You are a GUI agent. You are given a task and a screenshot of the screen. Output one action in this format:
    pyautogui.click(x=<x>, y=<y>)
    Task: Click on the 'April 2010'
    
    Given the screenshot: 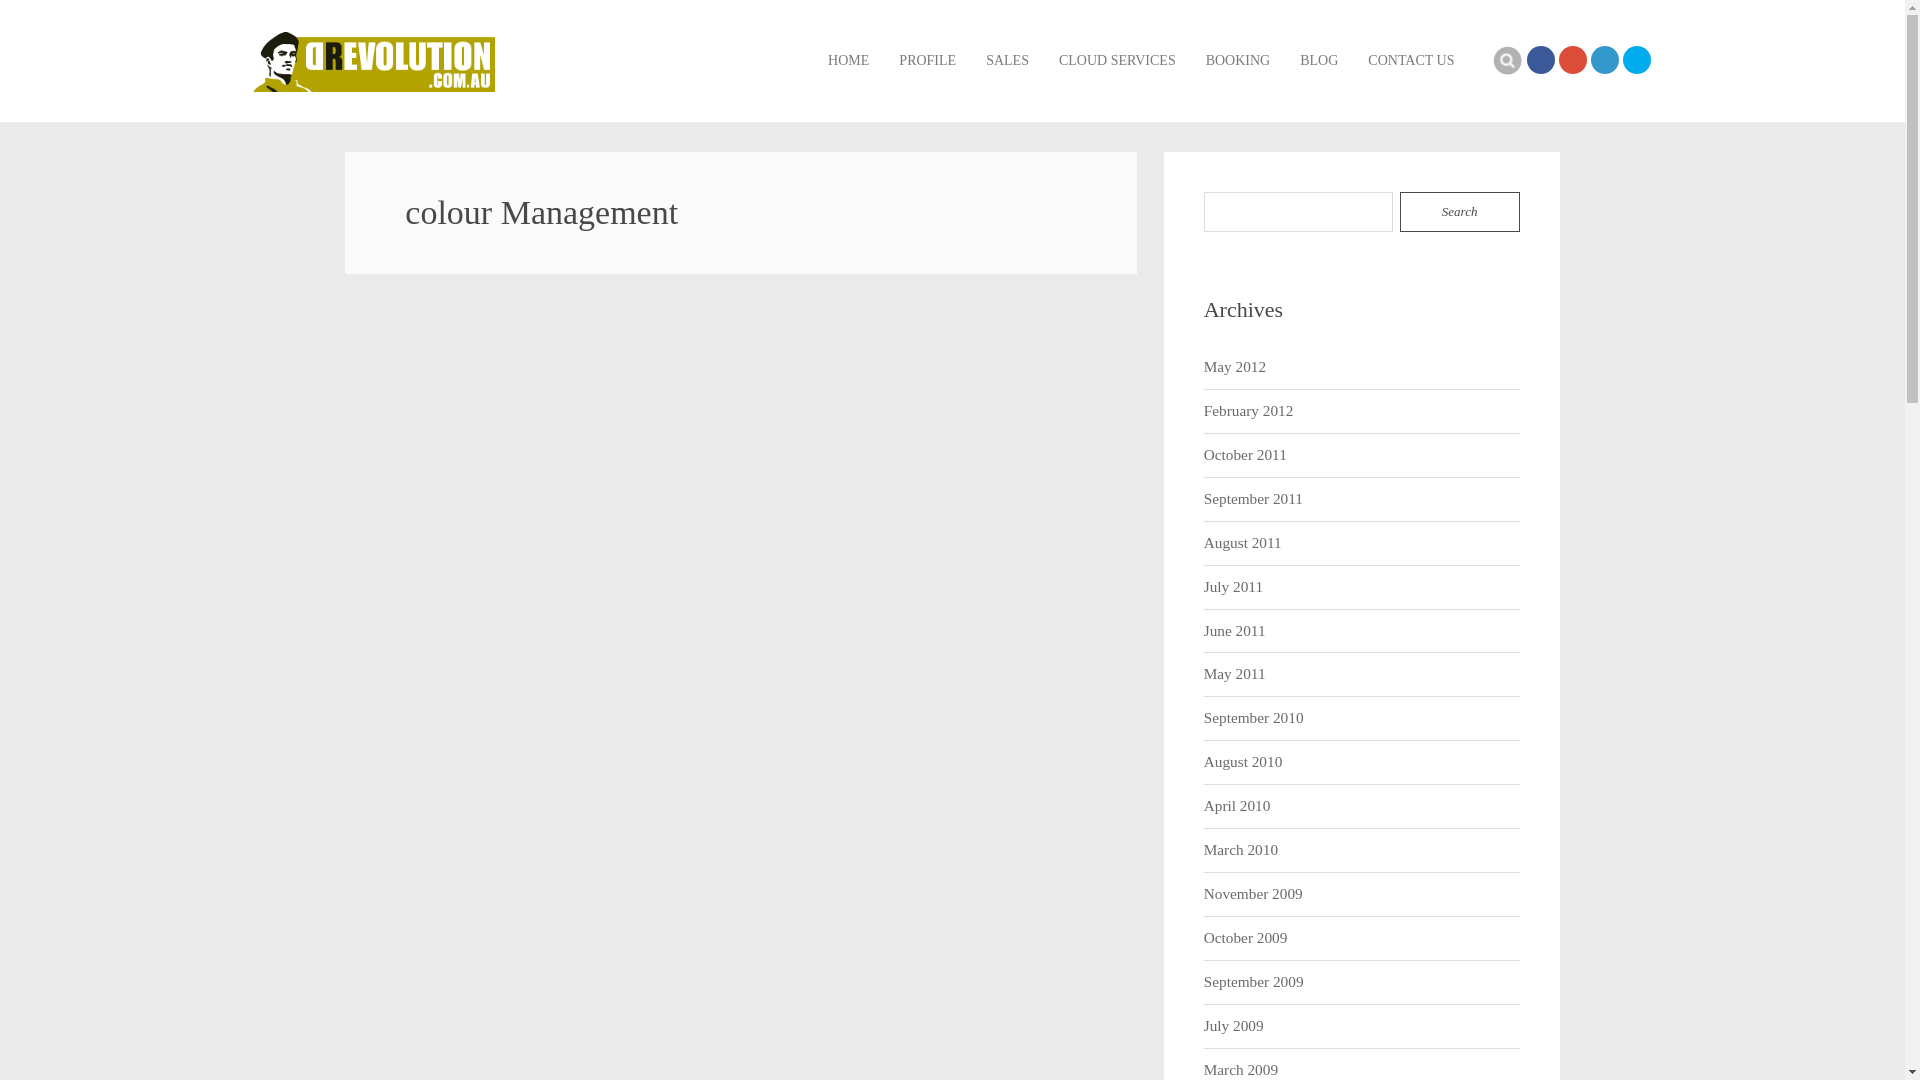 What is the action you would take?
    pyautogui.click(x=1236, y=805)
    